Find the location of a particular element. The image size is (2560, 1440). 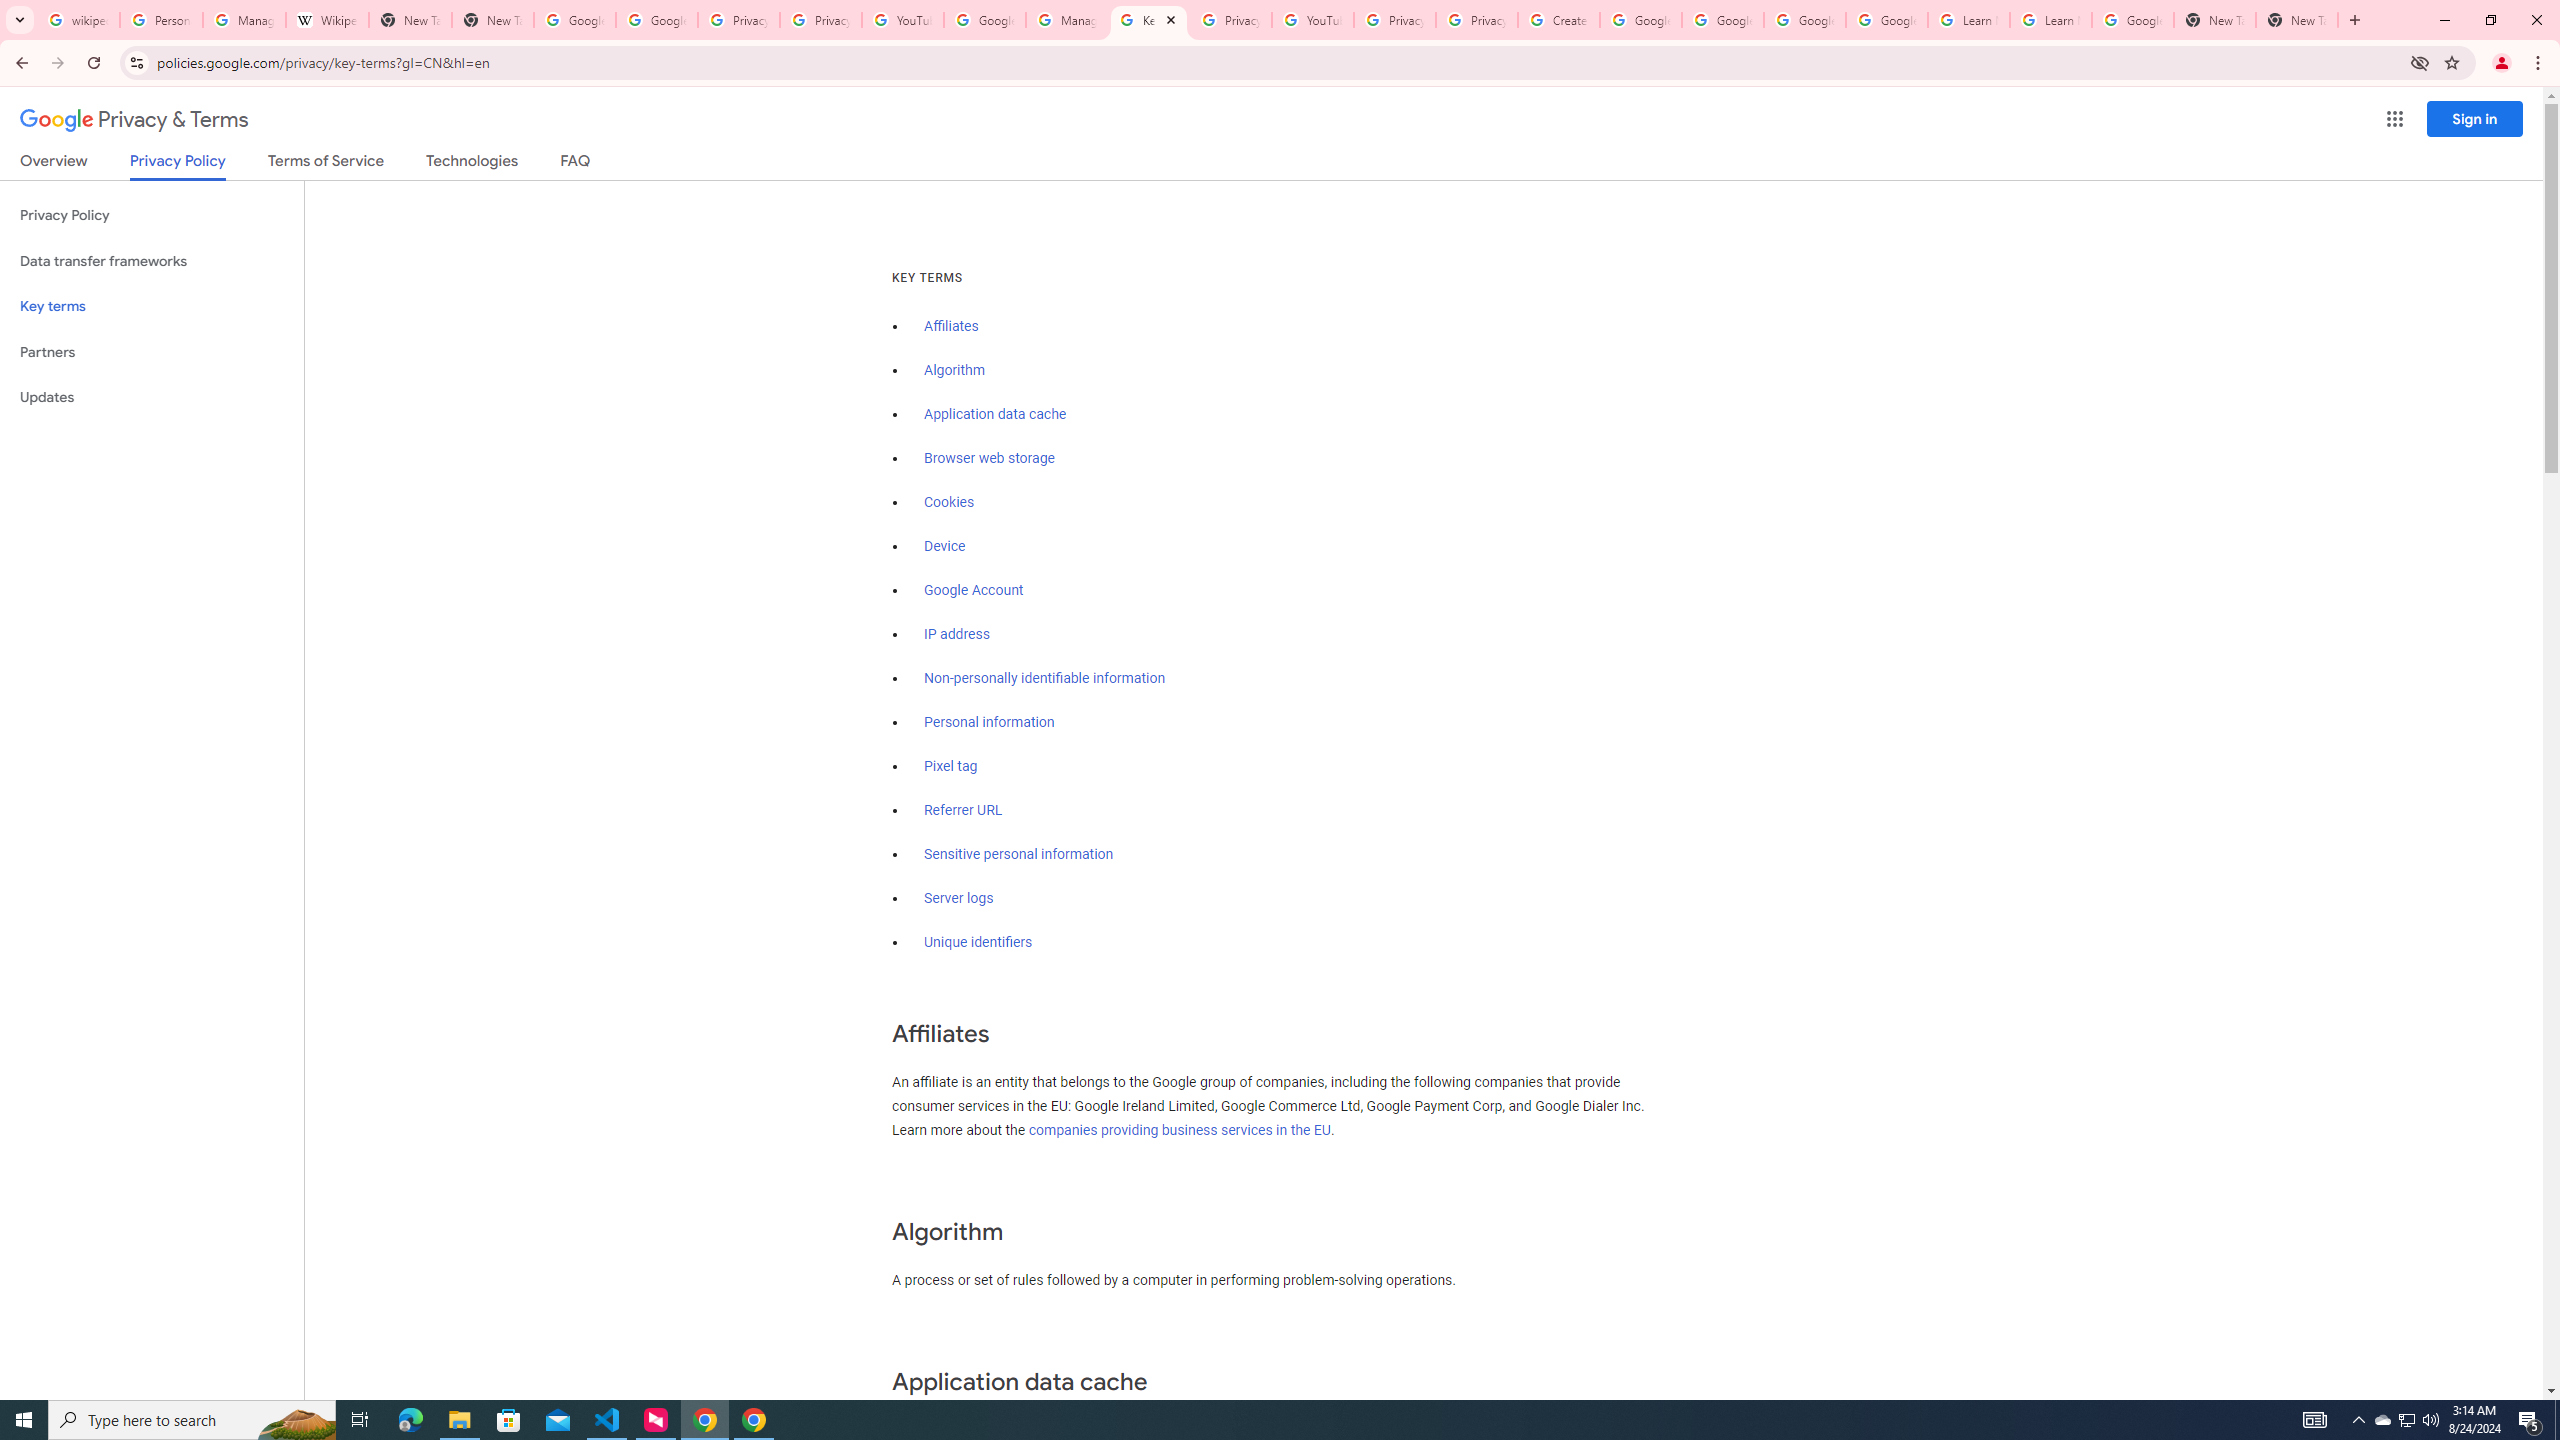

'New Tab' is located at coordinates (2214, 19).